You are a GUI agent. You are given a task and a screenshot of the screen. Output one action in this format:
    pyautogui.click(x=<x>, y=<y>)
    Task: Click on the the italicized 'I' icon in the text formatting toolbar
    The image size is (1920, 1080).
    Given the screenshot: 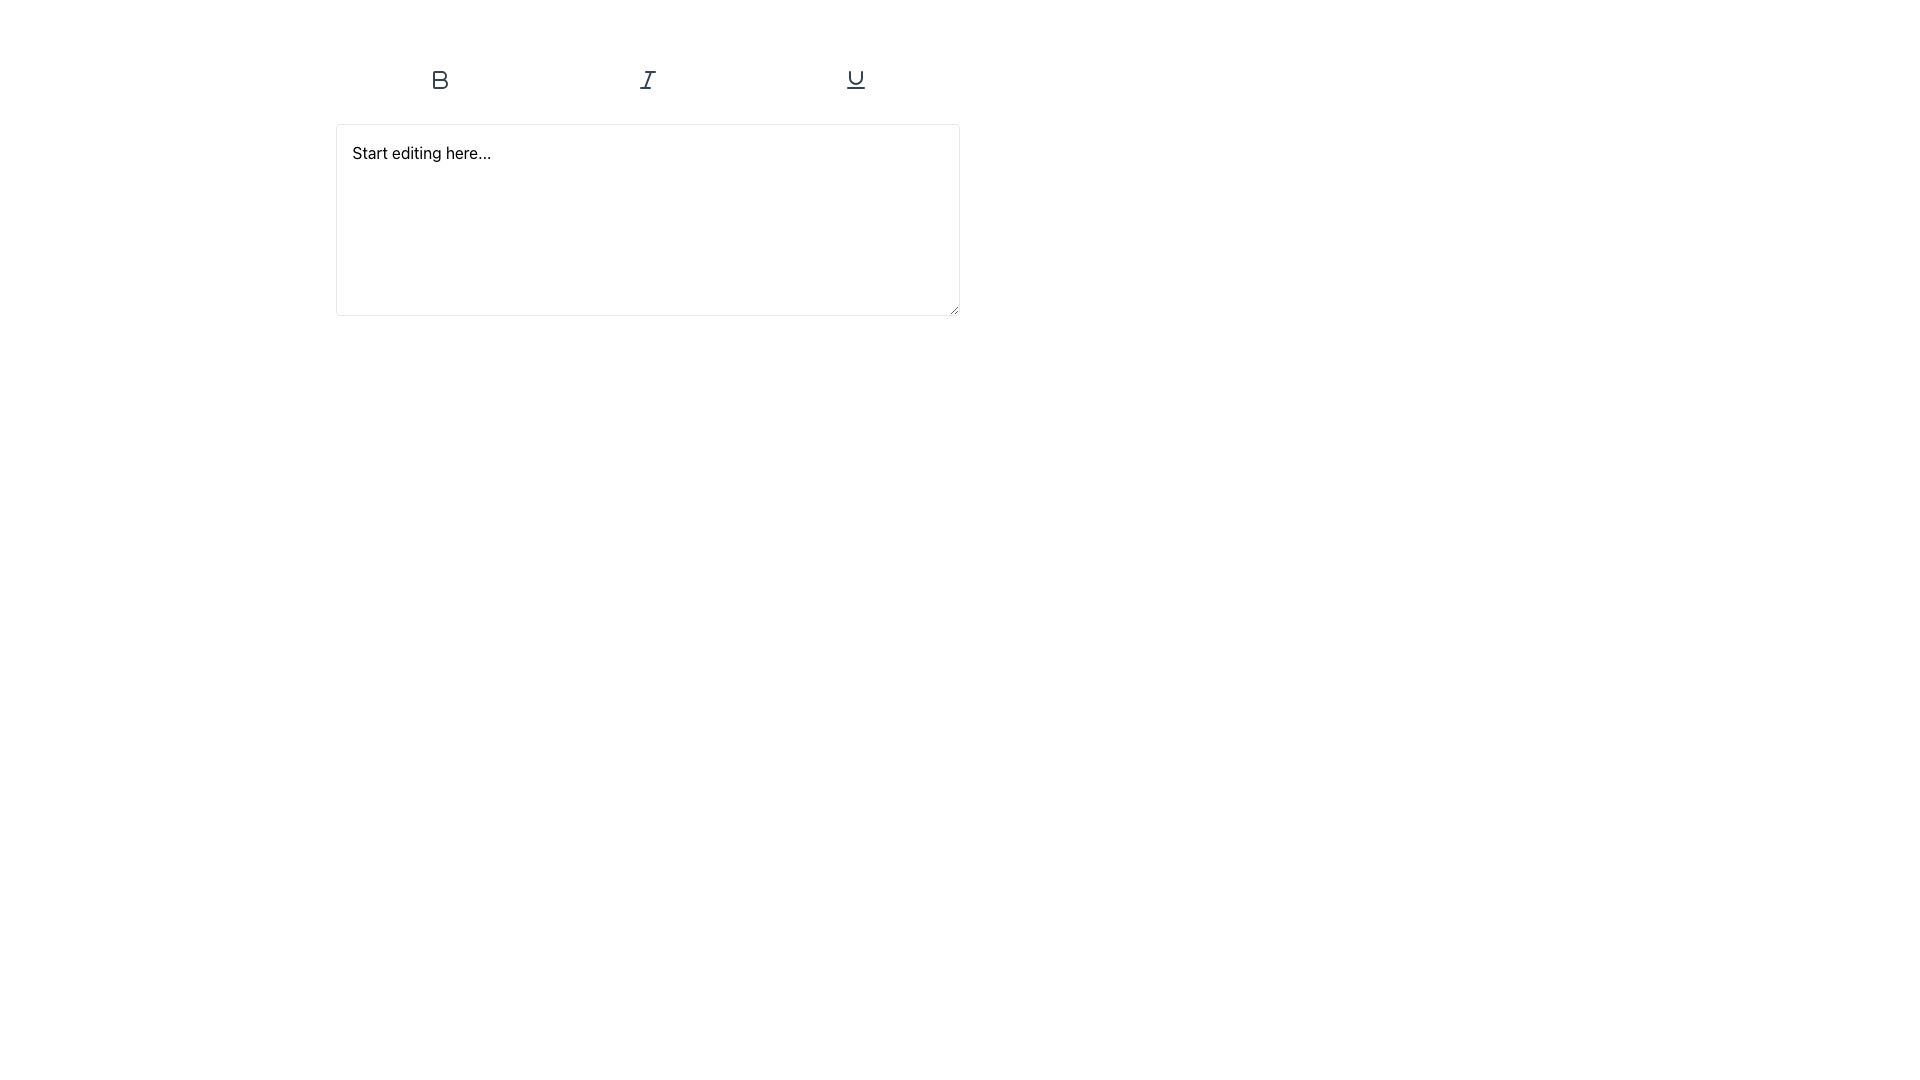 What is the action you would take?
    pyautogui.click(x=647, y=79)
    